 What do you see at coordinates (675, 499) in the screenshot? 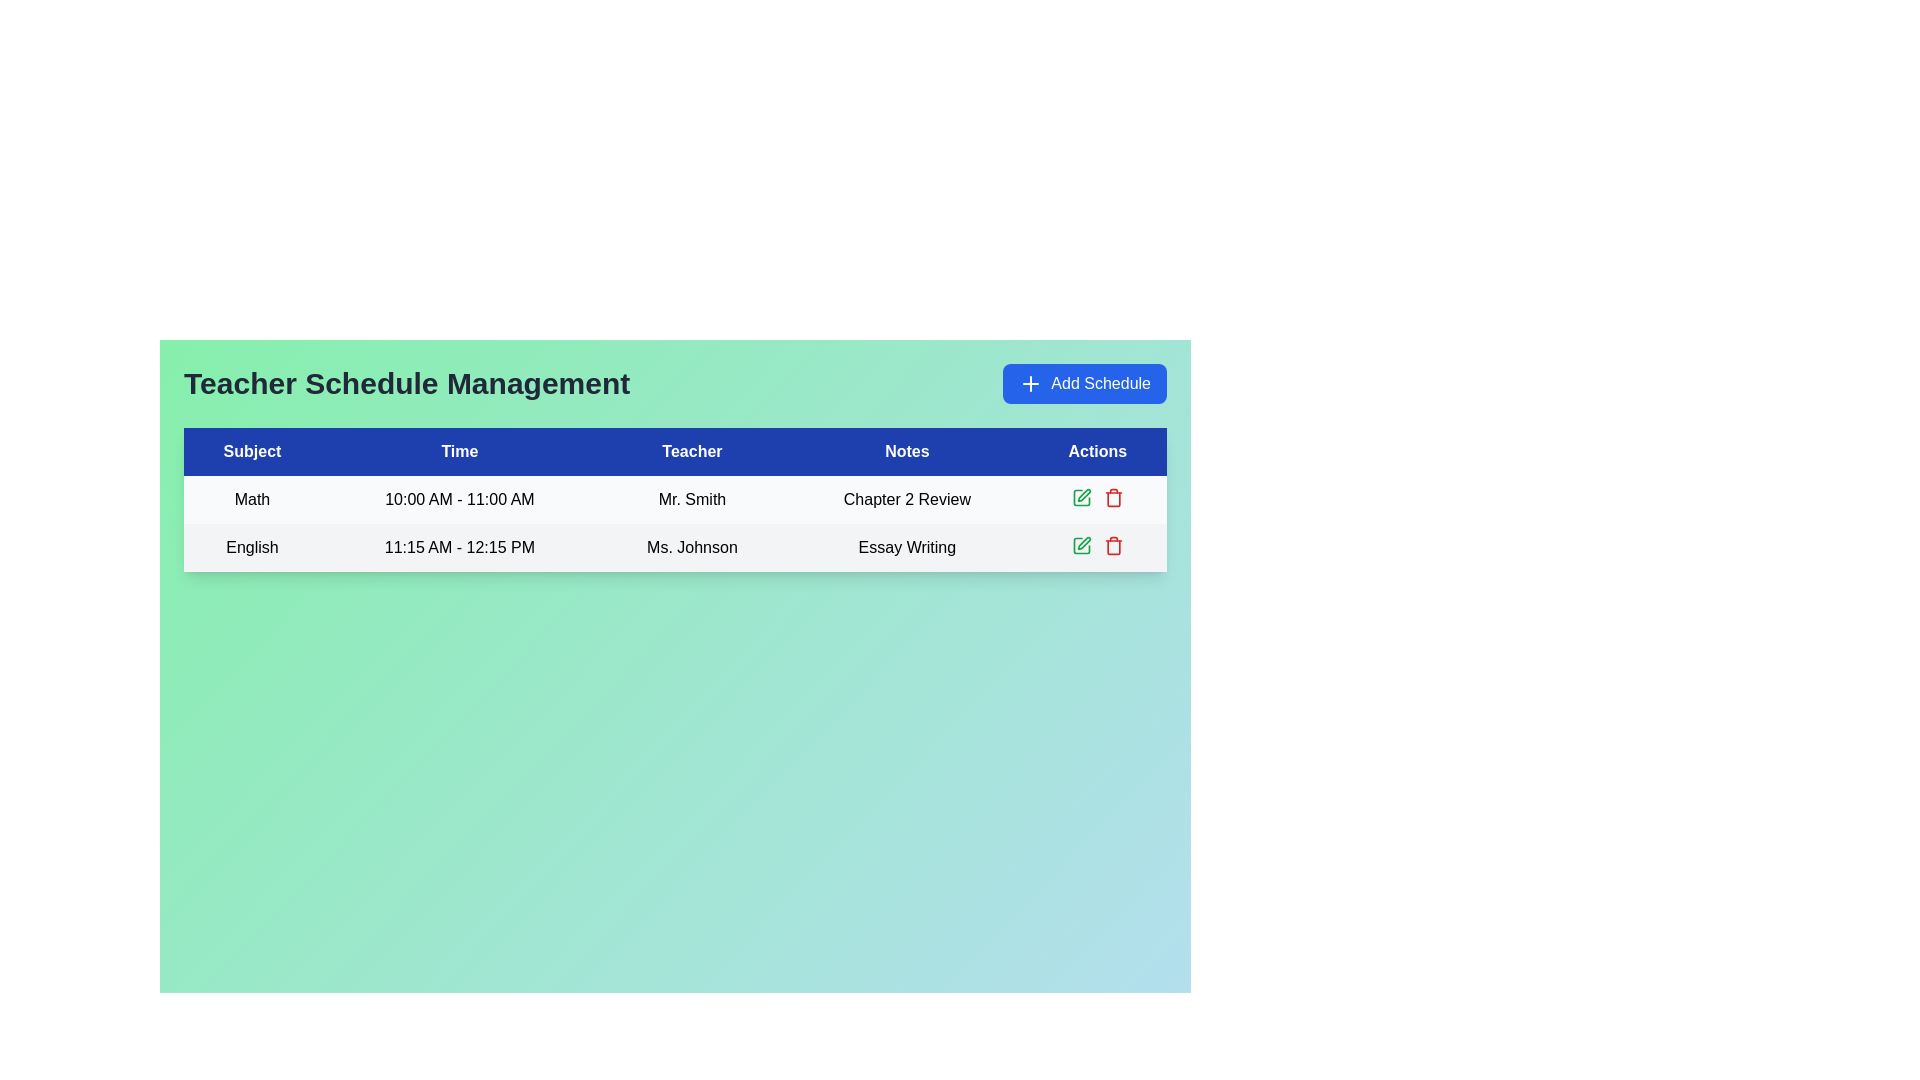
I see `teacher's name displayed in the third column of the first row under the 'Teacher' header in the schedule table` at bounding box center [675, 499].